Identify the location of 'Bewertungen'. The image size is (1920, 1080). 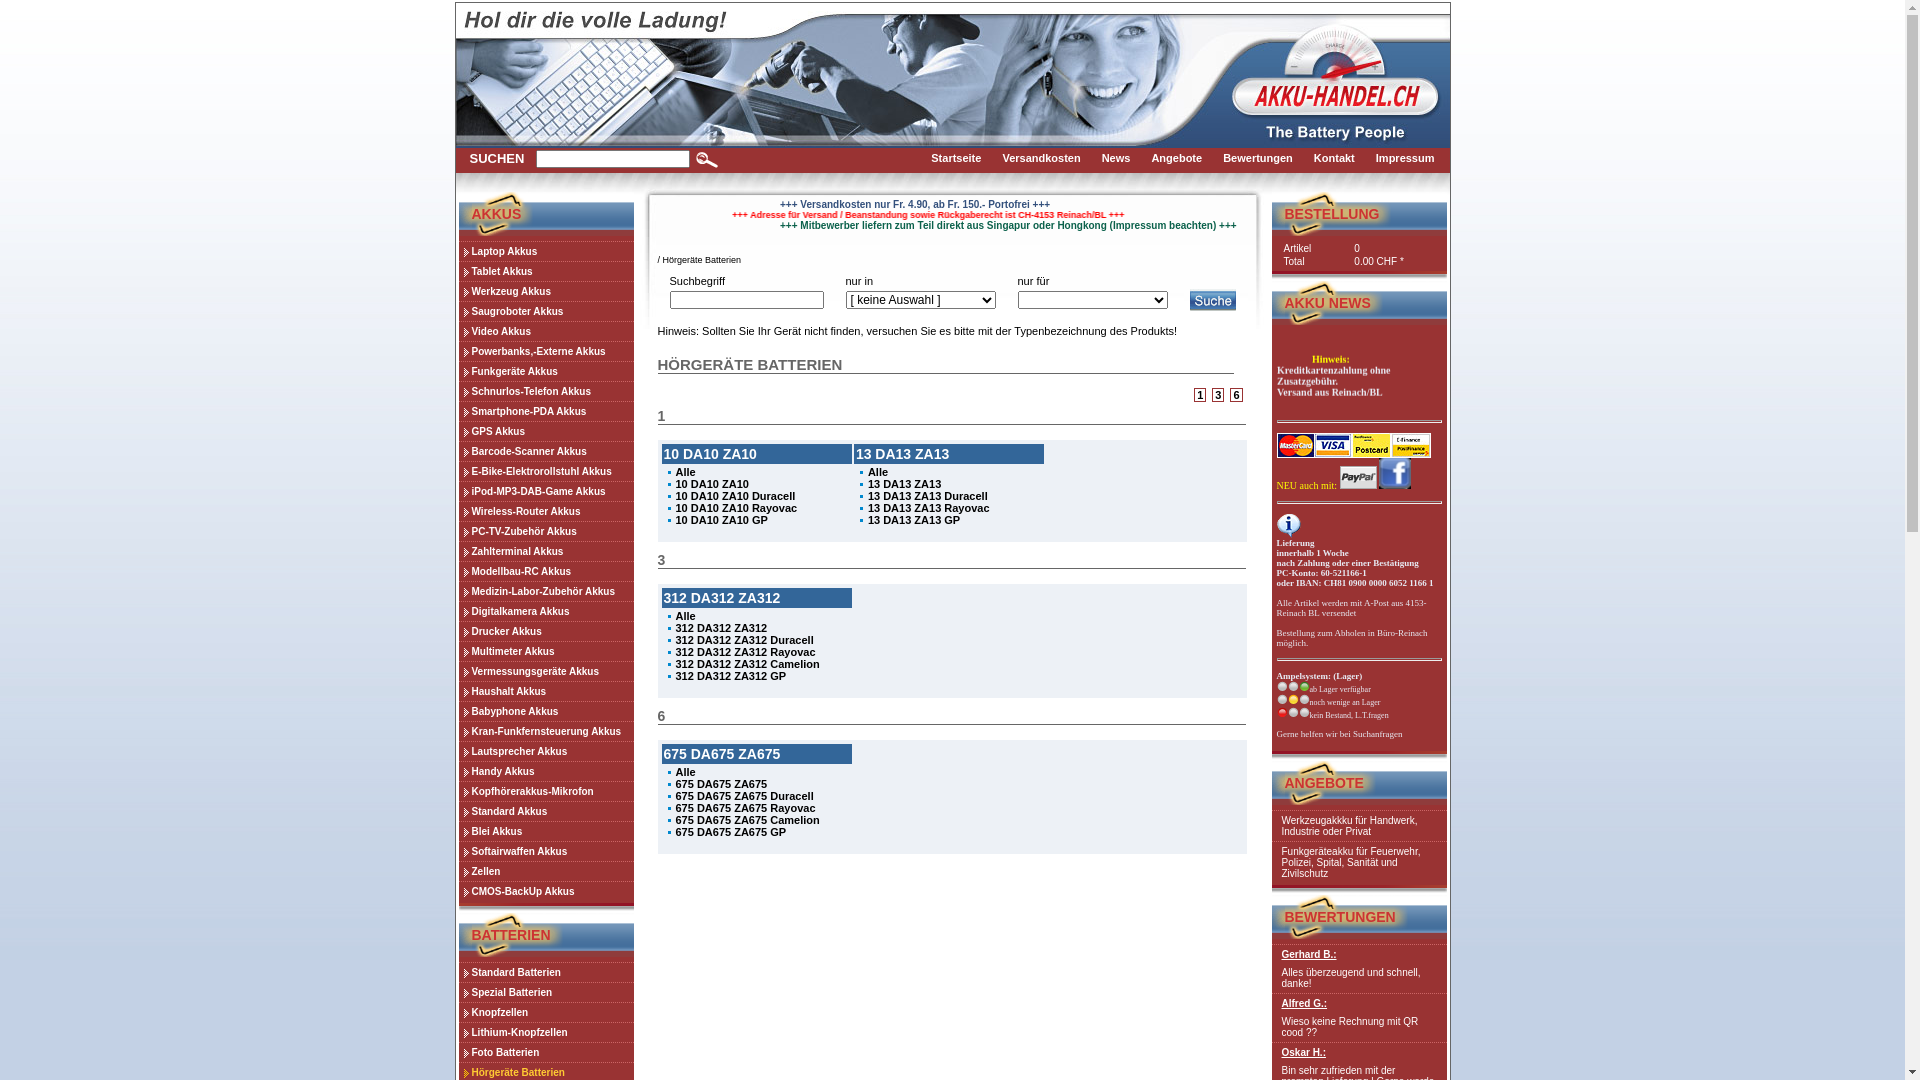
(1262, 158).